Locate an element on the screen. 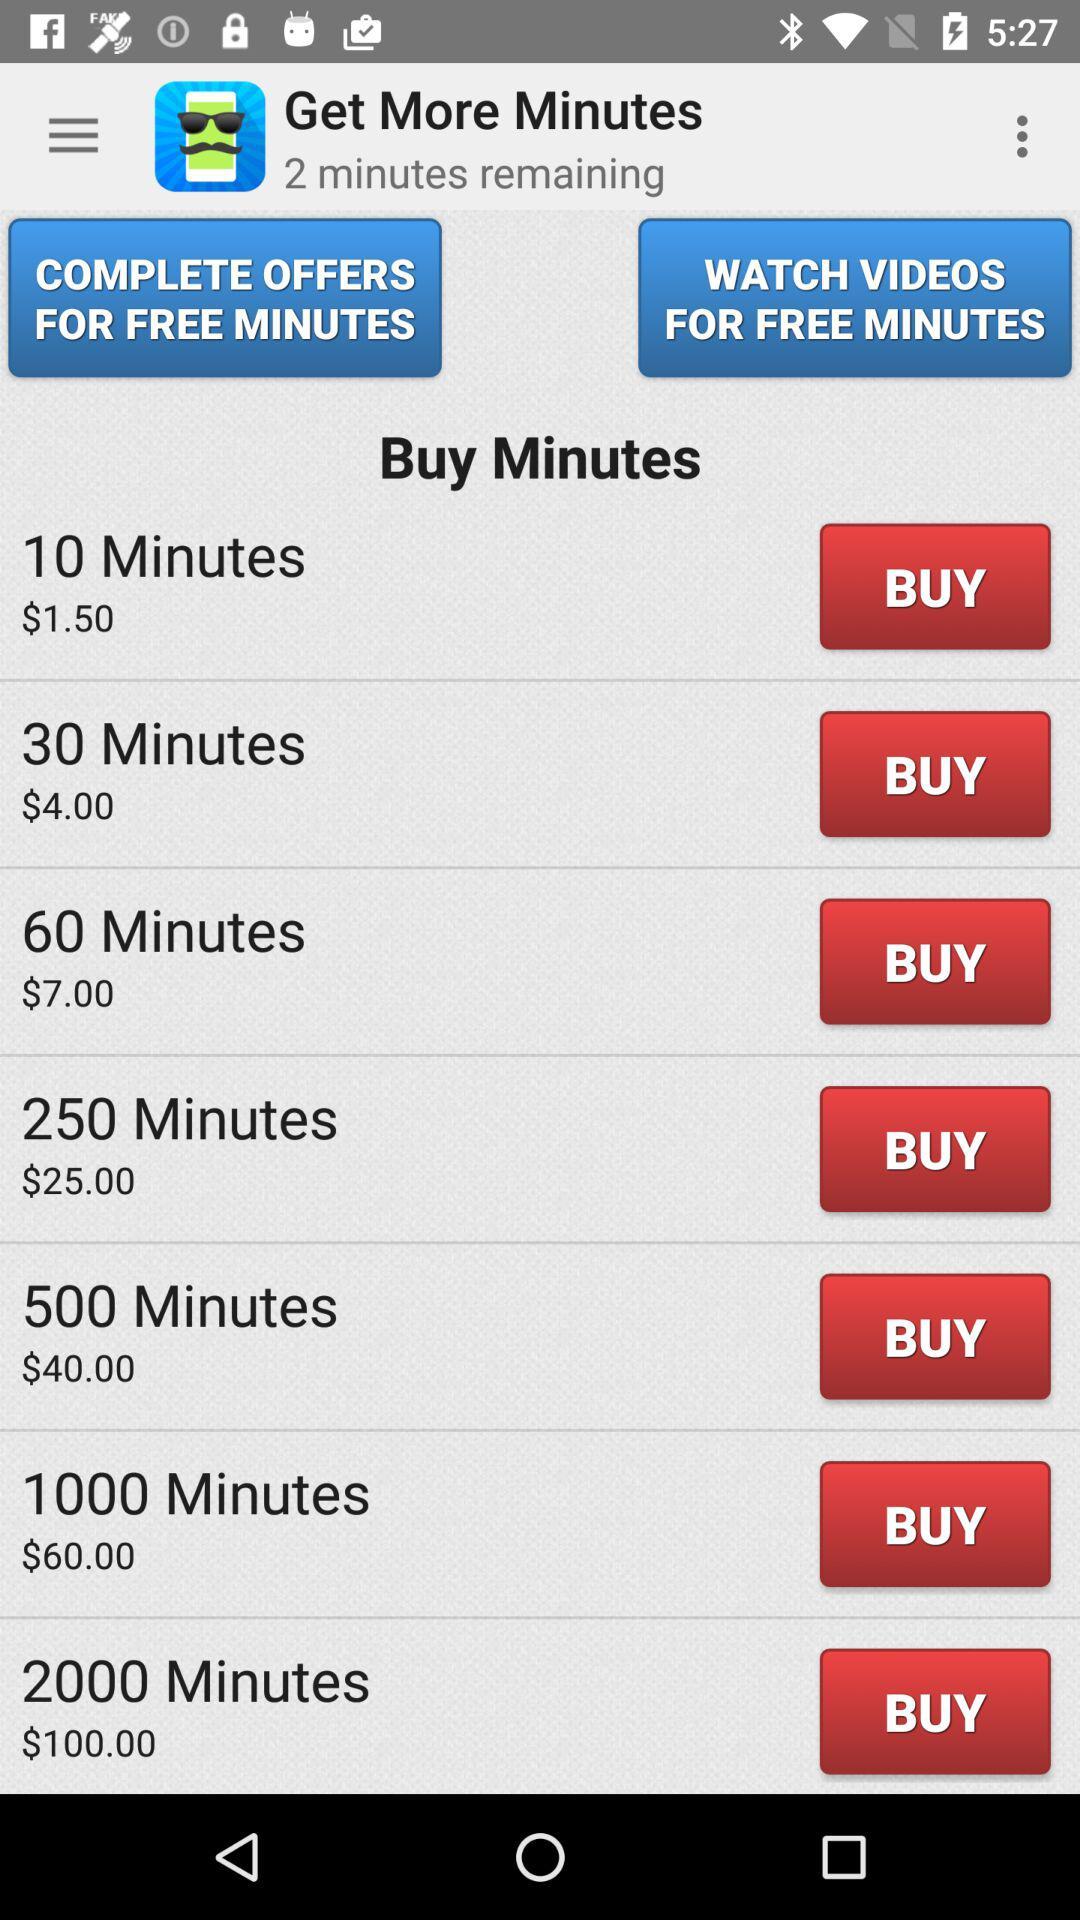 This screenshot has height=1920, width=1080. icon next to buy item is located at coordinates (66, 616).